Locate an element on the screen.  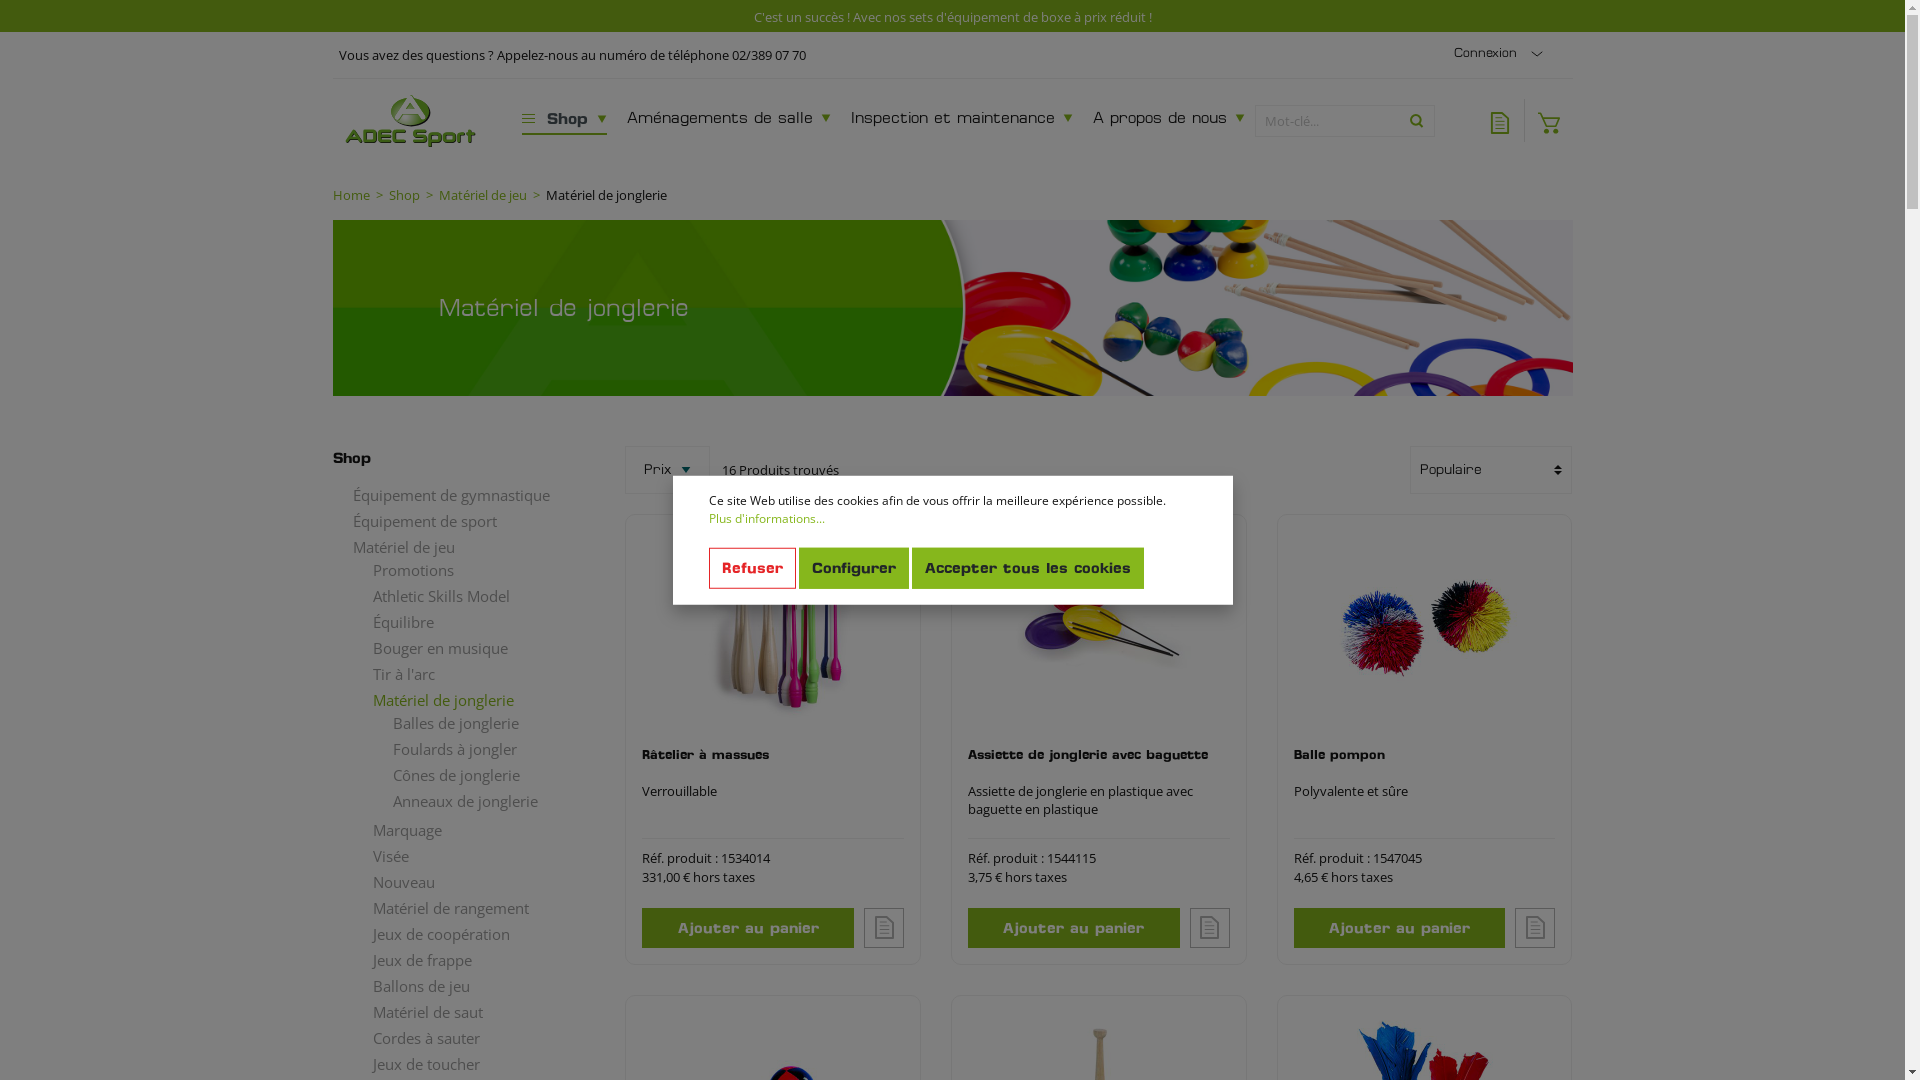
'Configurer' is located at coordinates (796, 568).